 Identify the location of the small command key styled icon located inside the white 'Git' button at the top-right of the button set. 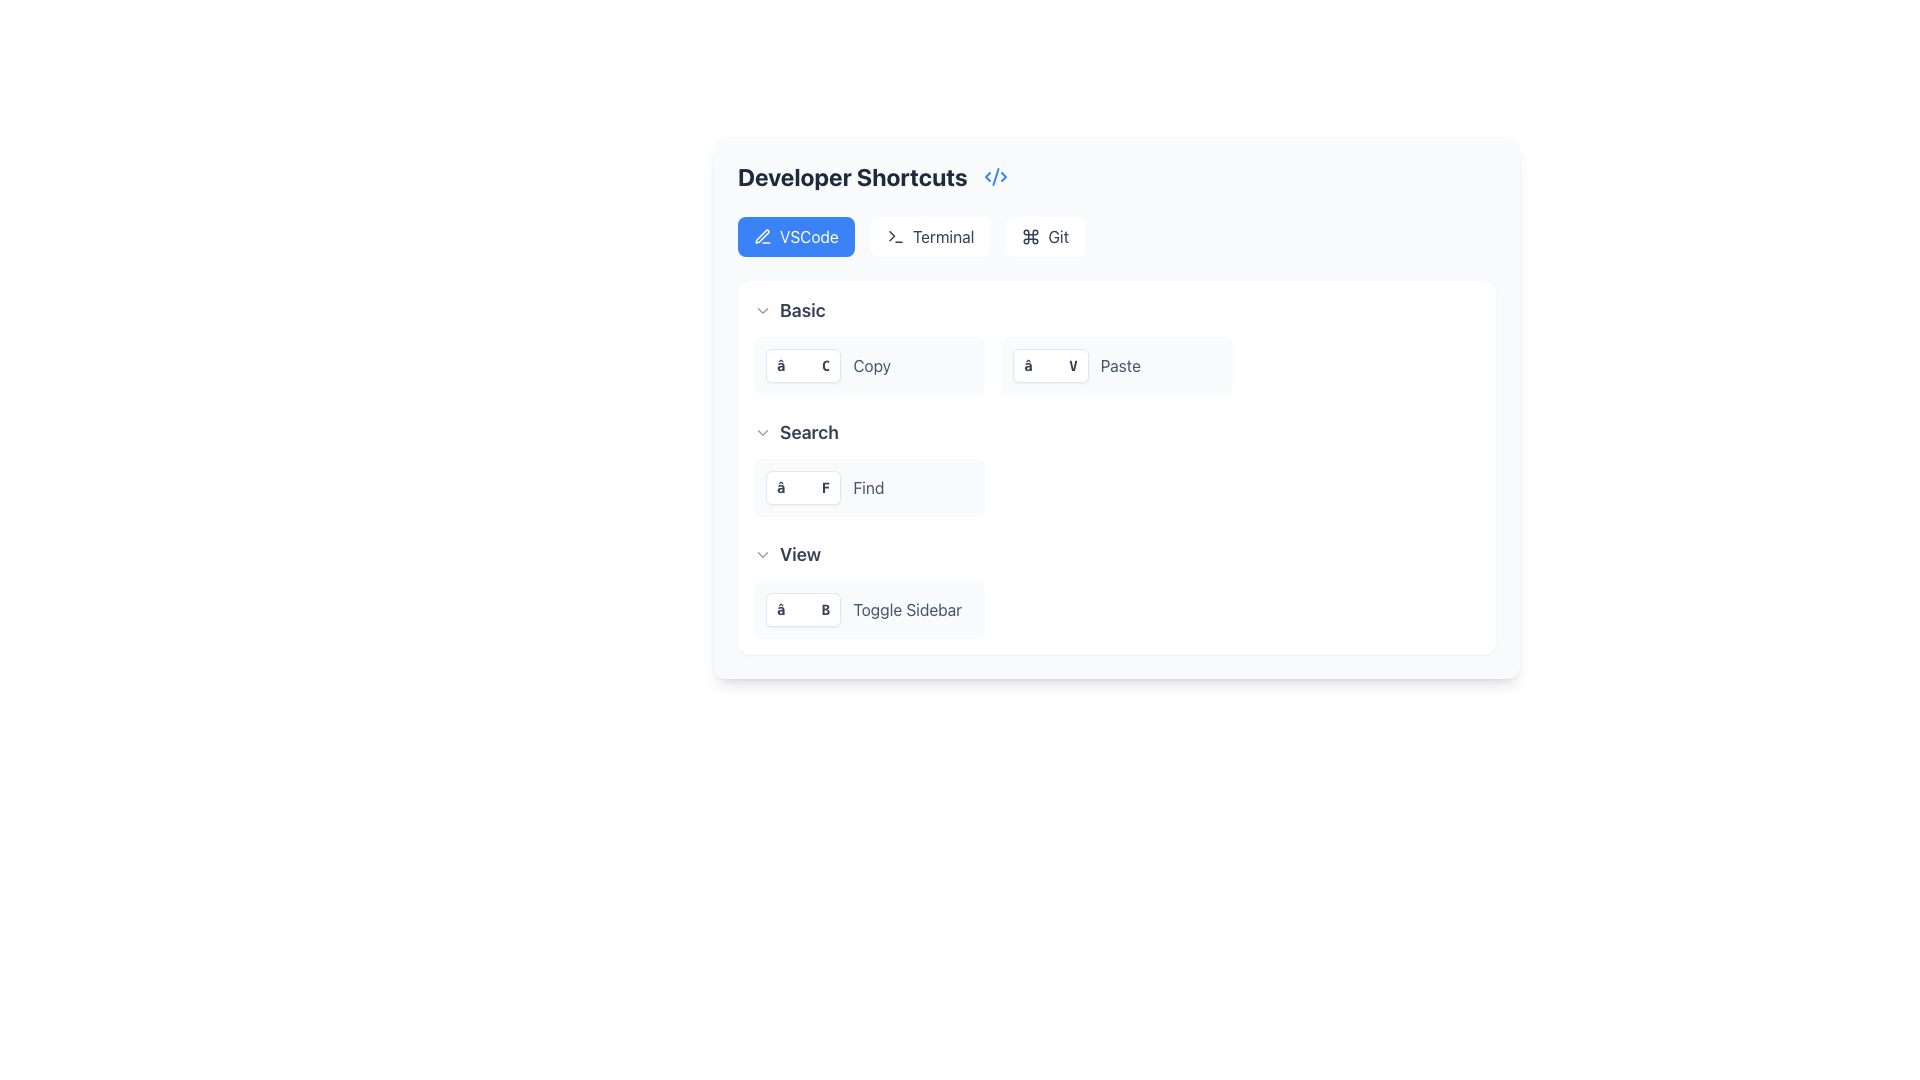
(1031, 235).